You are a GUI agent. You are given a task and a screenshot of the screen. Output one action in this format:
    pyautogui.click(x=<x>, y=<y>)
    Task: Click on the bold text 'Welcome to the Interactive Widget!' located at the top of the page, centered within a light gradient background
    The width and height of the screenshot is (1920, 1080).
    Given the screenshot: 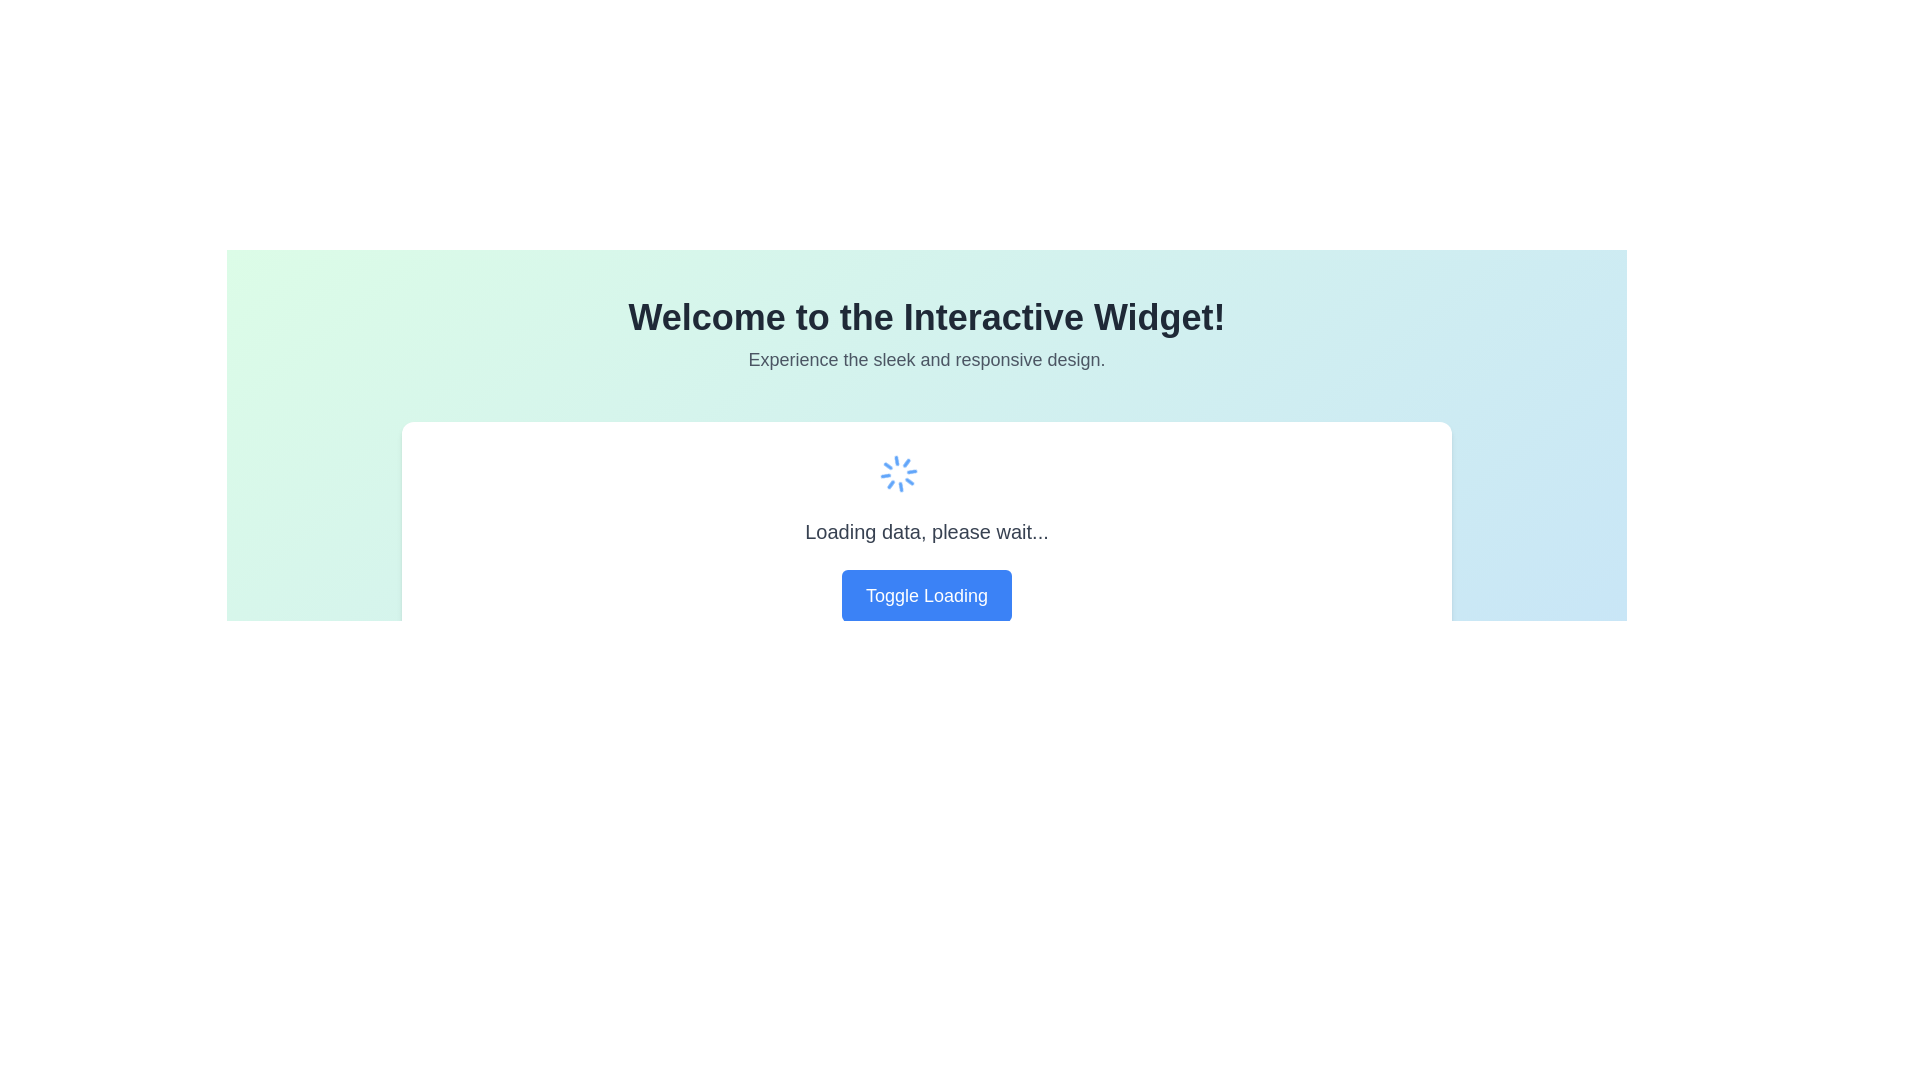 What is the action you would take?
    pyautogui.click(x=925, y=316)
    